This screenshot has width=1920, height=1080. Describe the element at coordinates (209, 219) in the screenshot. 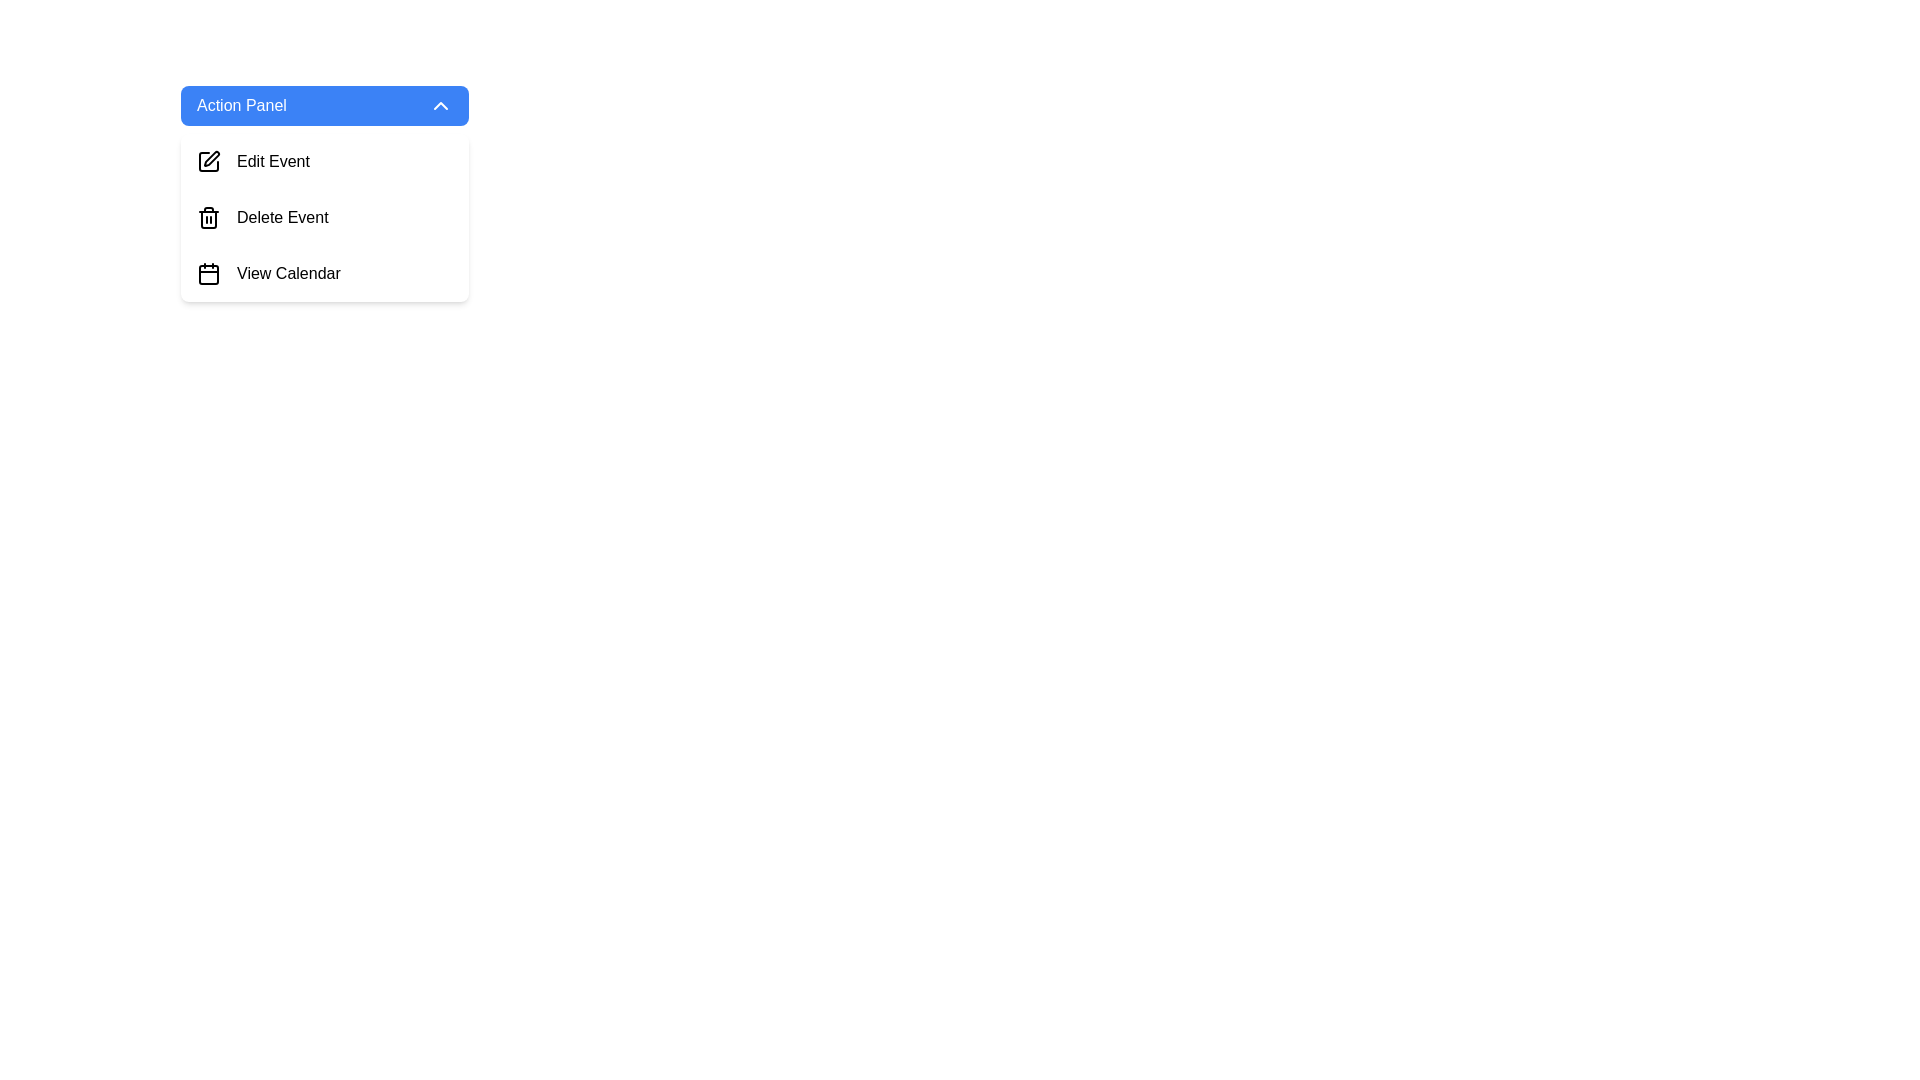

I see `the rectangular graphical icon representing the trash bin` at that location.